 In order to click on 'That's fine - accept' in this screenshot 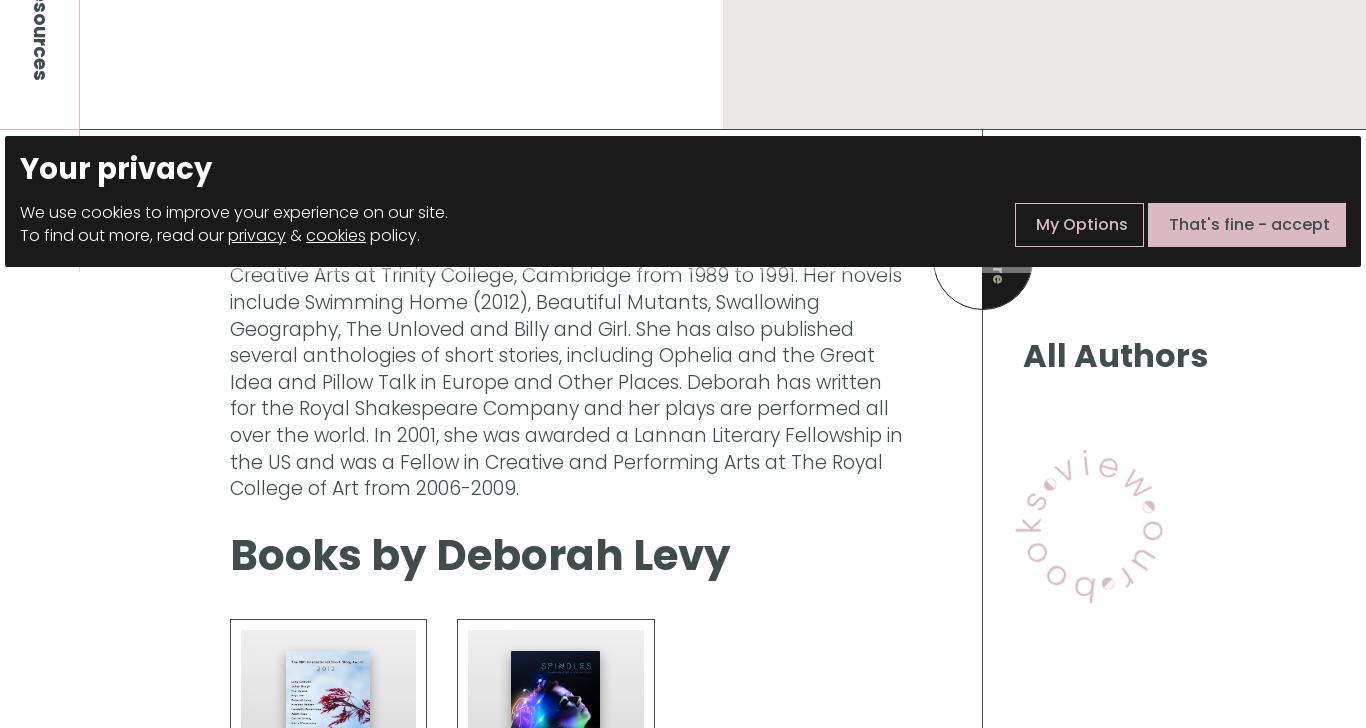, I will do `click(1249, 223)`.